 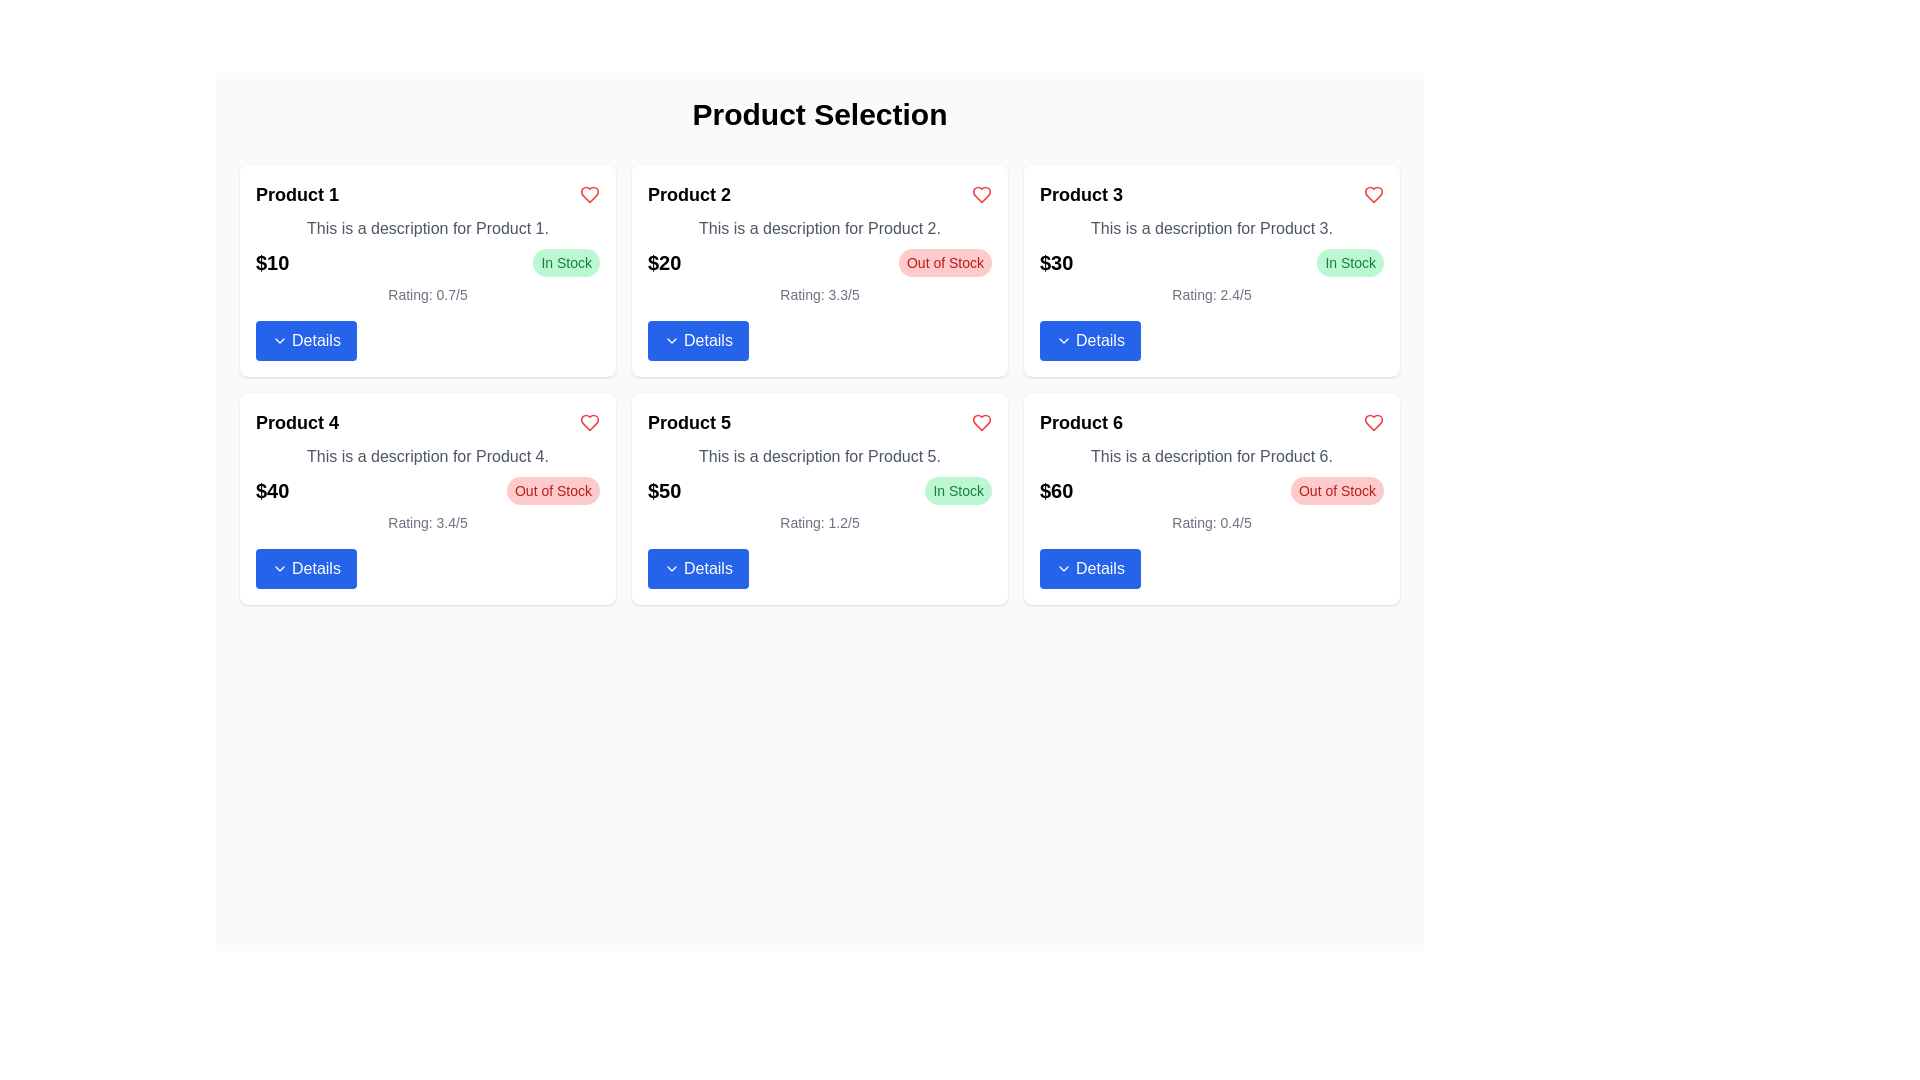 I want to click on the text element that provides a brief description of Product 2, located below the product title and above the pricing information within the card for Product 2 in the second column of the first row of the grid, so click(x=820, y=227).